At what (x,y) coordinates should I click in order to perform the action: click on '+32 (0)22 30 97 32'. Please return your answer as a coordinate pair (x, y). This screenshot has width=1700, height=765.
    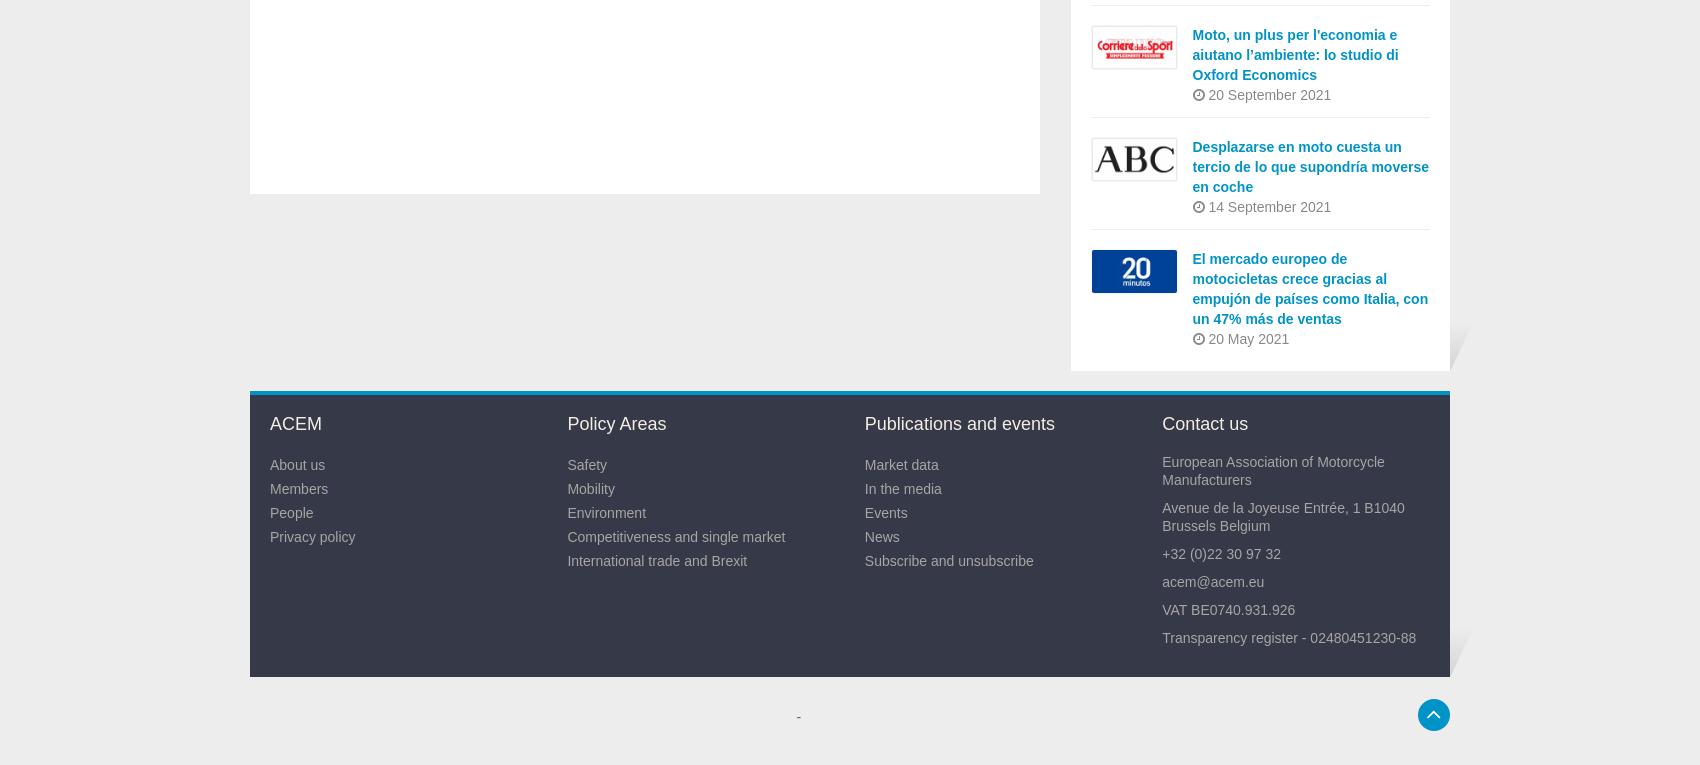
    Looking at the image, I should click on (1219, 554).